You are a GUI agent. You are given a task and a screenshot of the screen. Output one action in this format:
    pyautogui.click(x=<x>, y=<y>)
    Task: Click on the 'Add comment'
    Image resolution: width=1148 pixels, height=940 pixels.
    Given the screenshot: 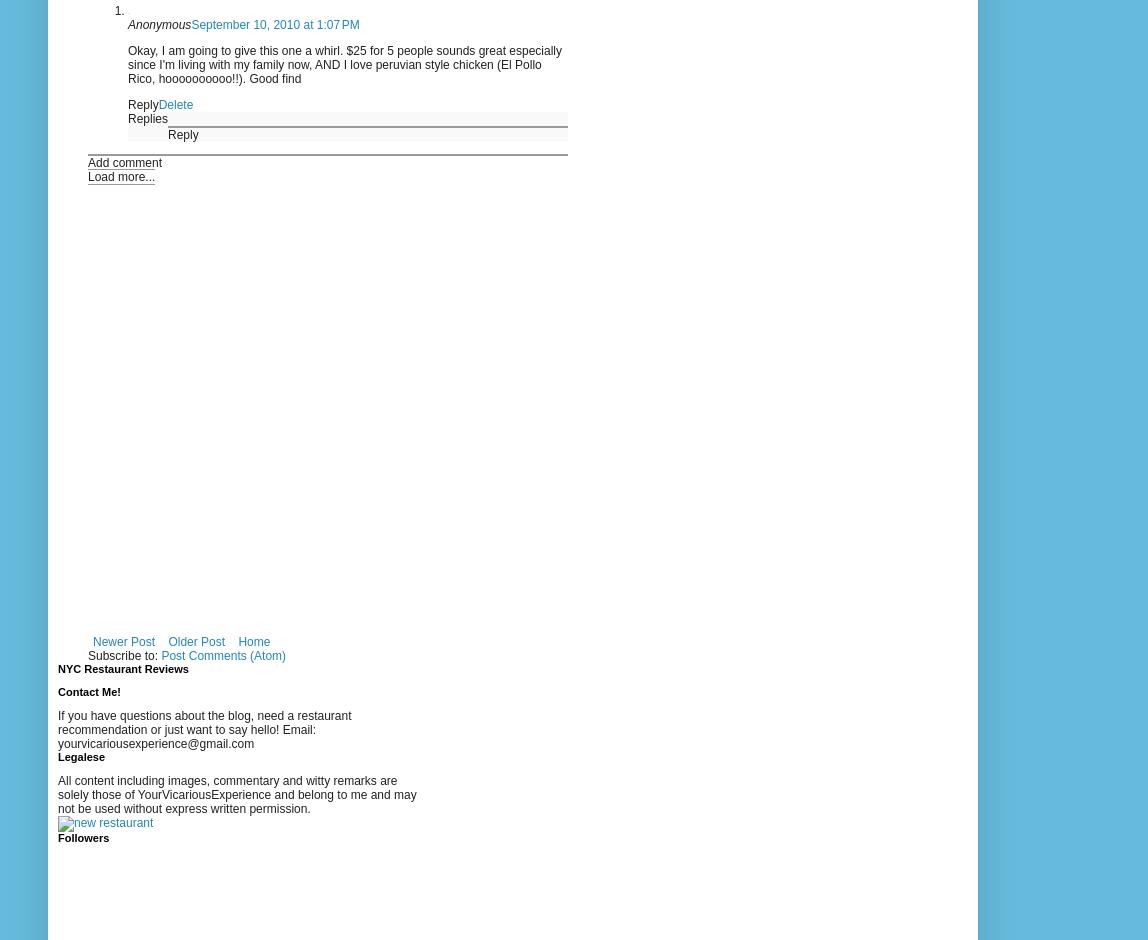 What is the action you would take?
    pyautogui.click(x=124, y=161)
    